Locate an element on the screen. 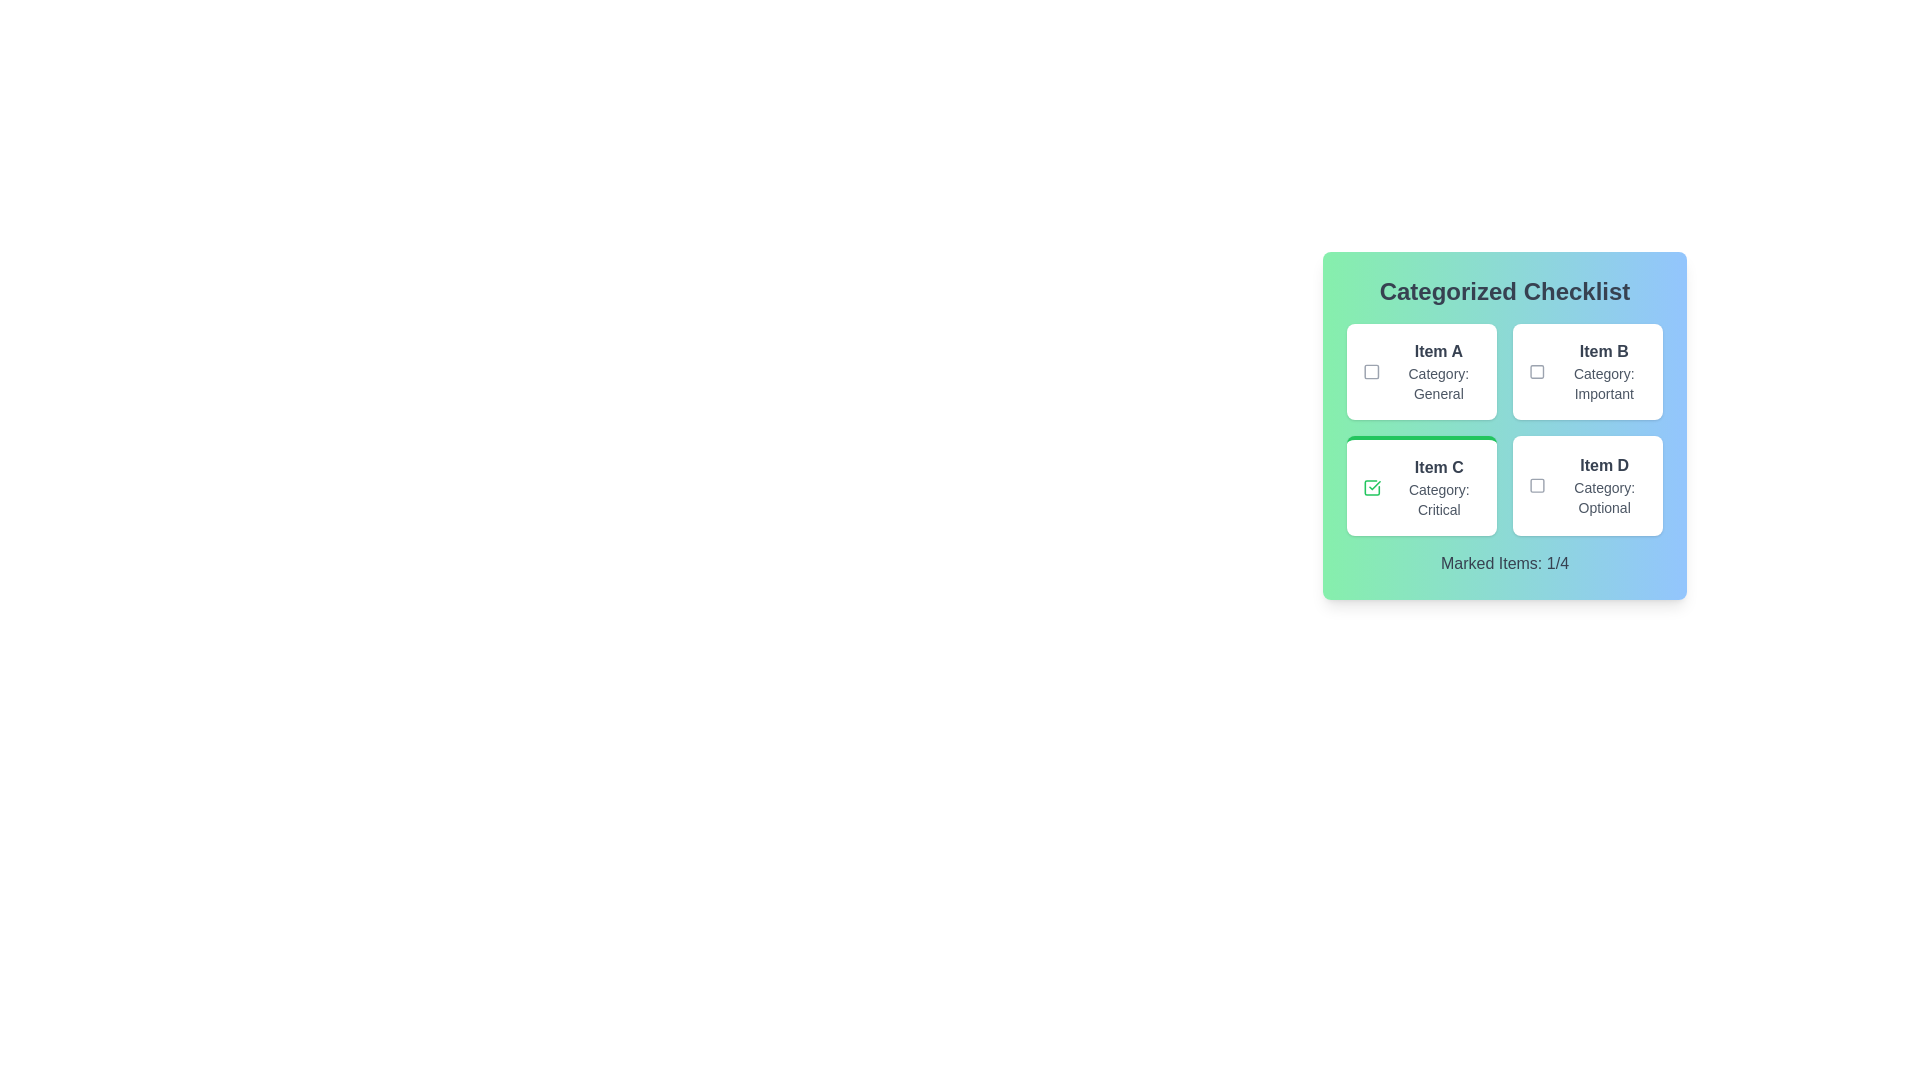 This screenshot has height=1080, width=1920. the checklist item labeled Item A to view its hover effects is located at coordinates (1420, 371).